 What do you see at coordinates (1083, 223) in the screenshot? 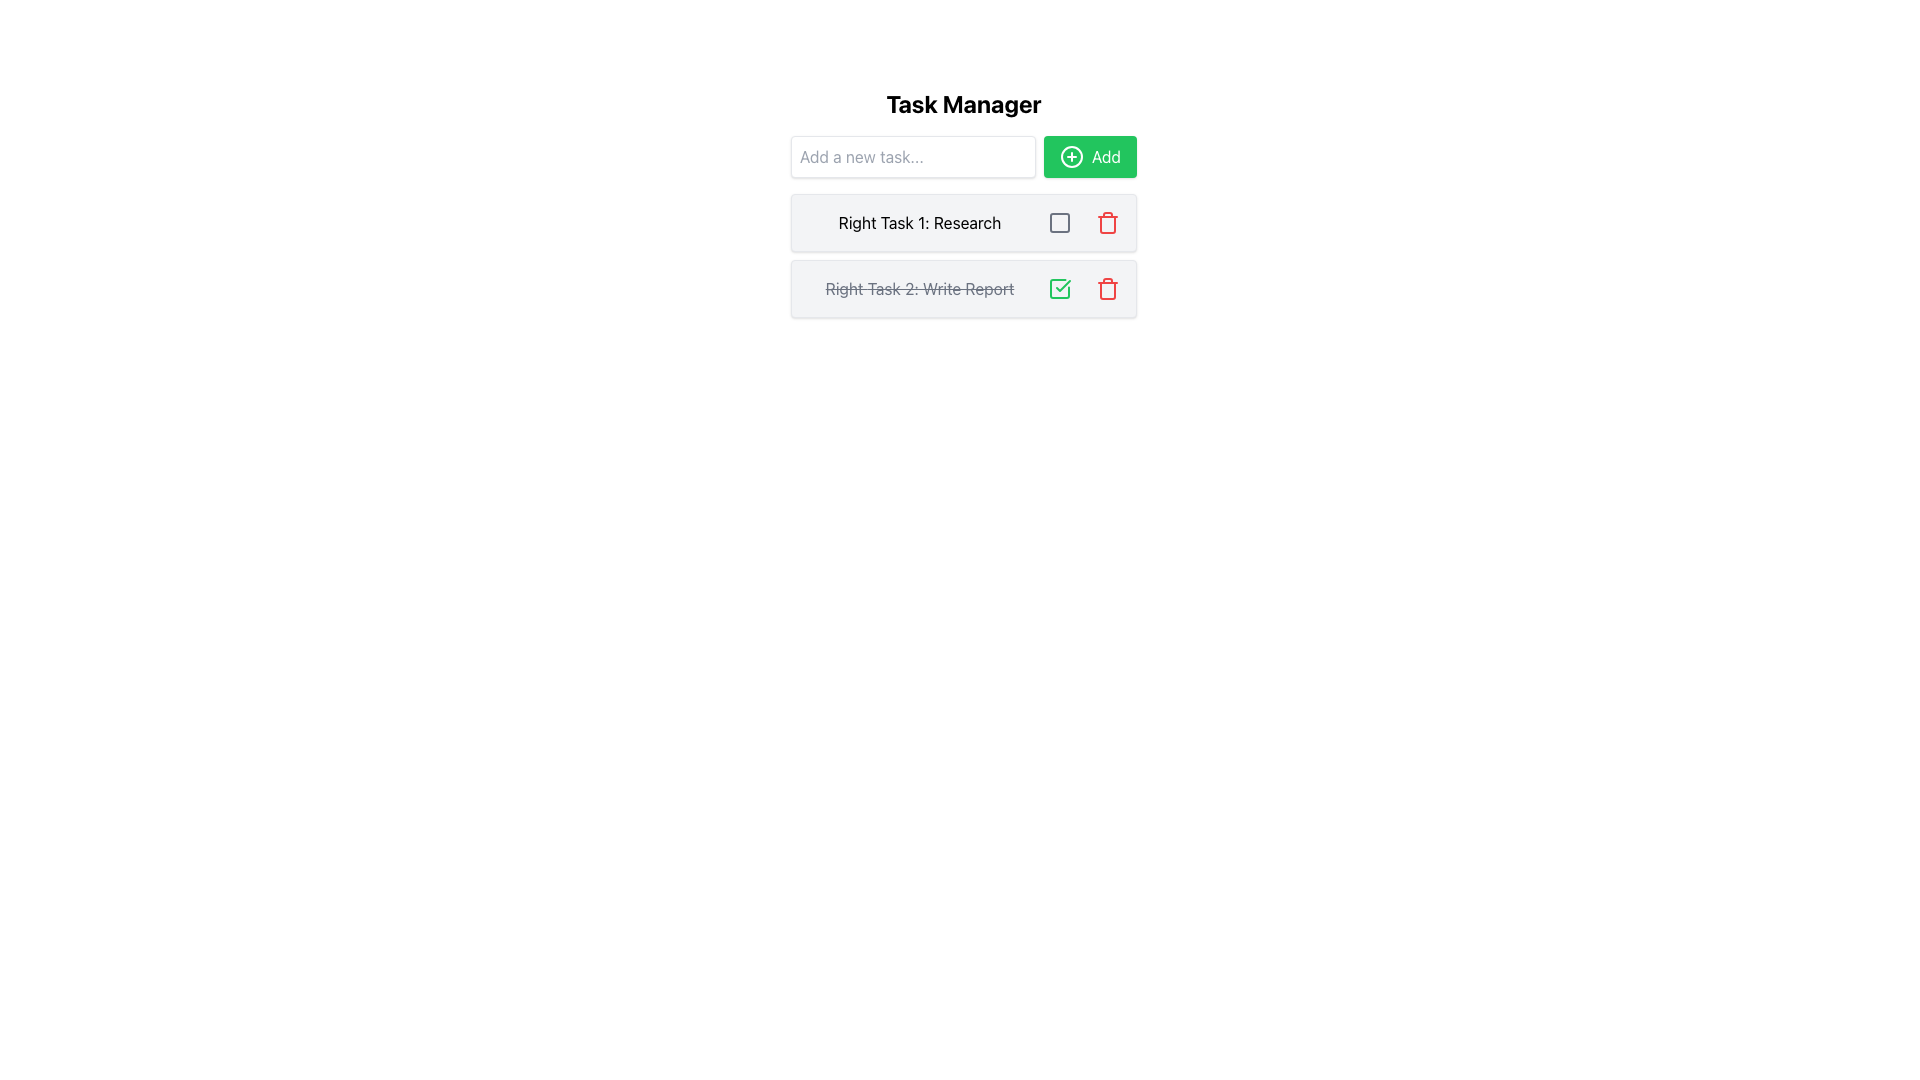
I see `the unchecked checkbox located next to the red trash can icon for 'Right Task 1: Research'` at bounding box center [1083, 223].